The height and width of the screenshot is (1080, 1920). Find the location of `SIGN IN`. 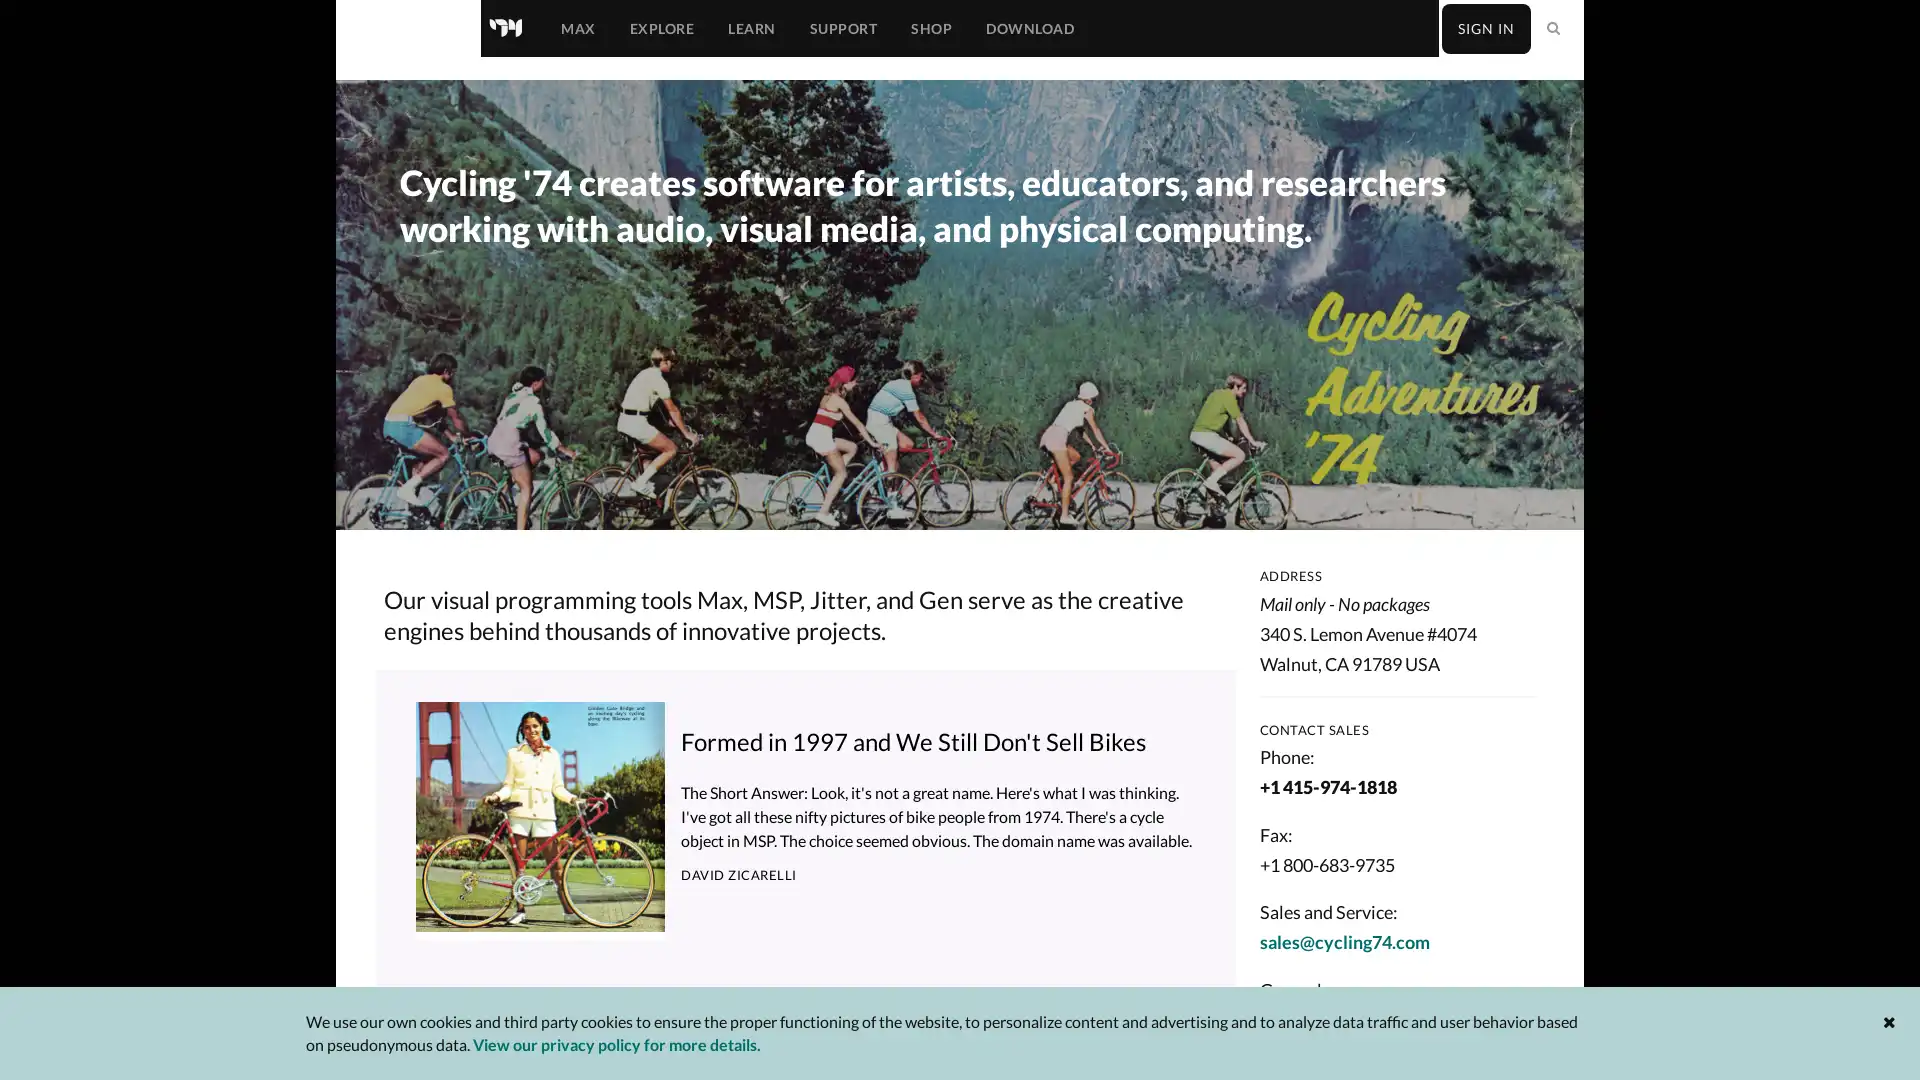

SIGN IN is located at coordinates (1486, 29).